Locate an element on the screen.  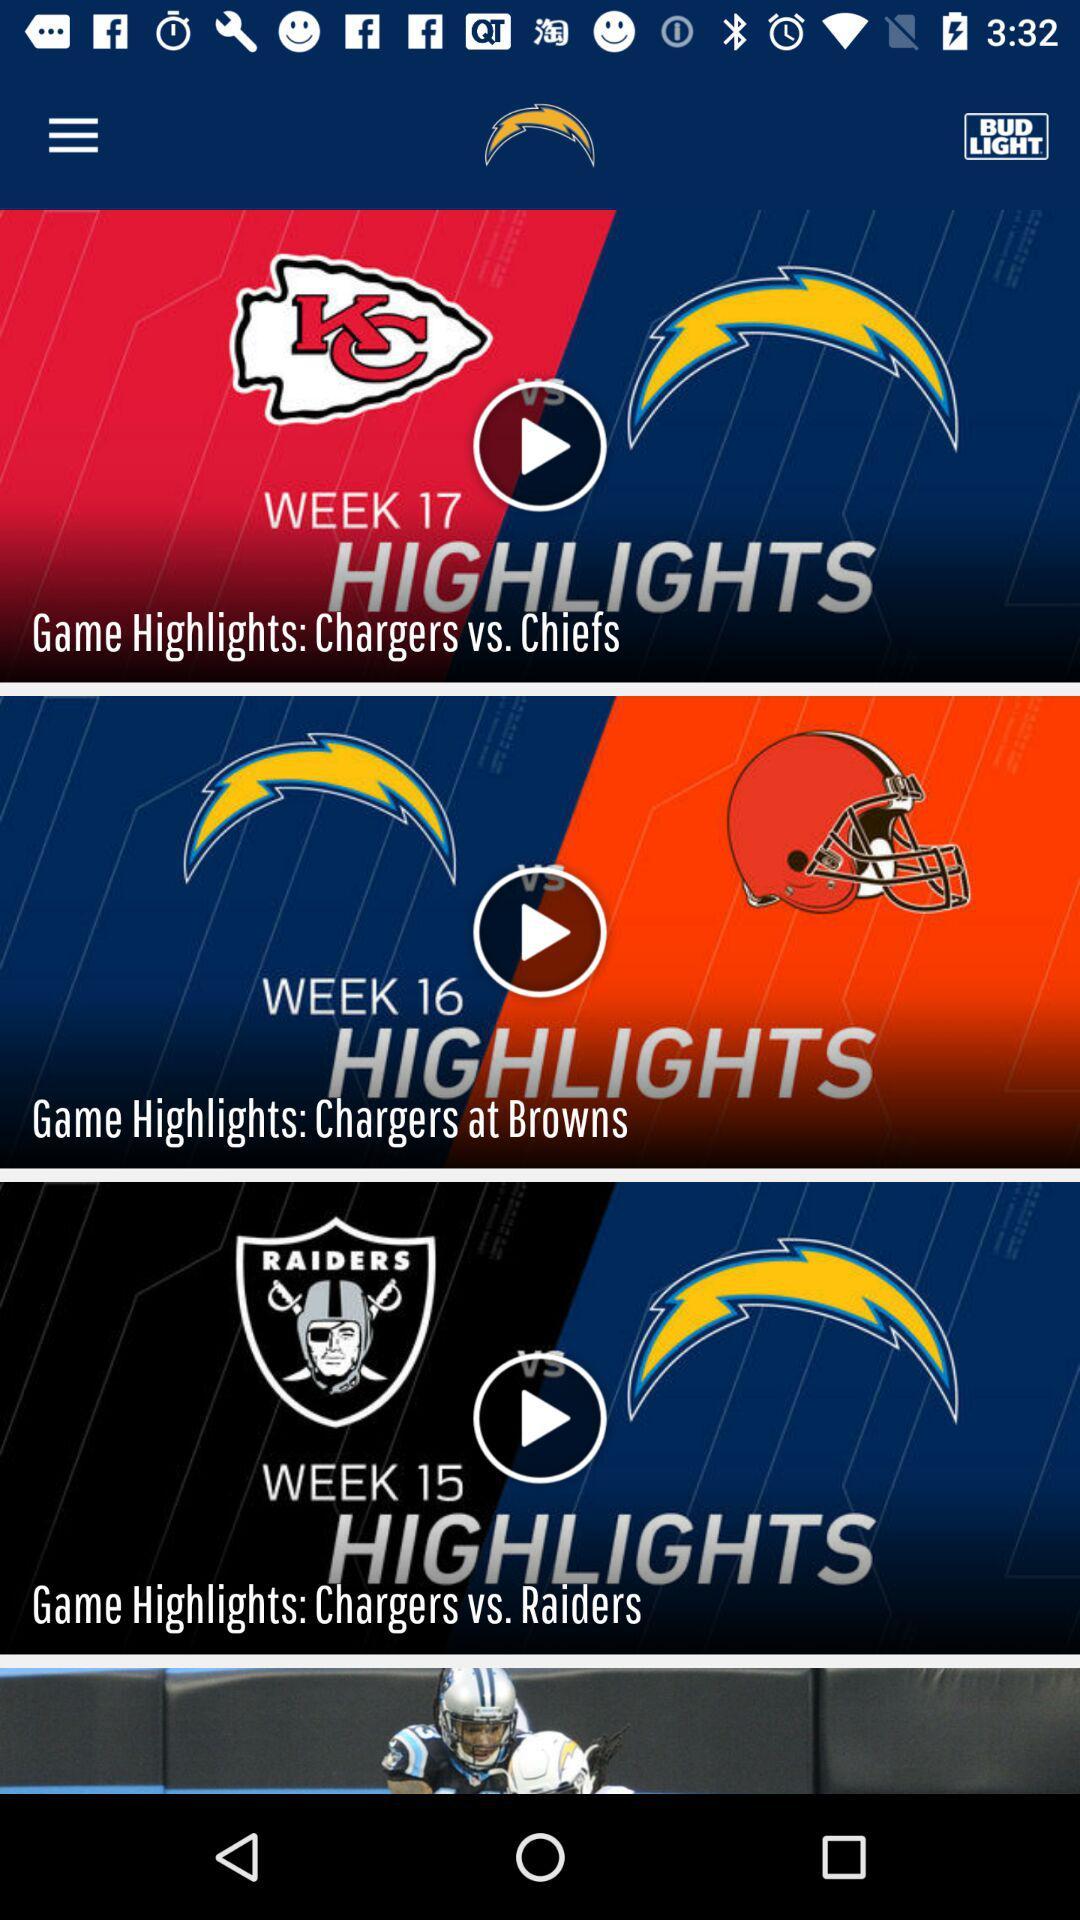
icon at the top left corner is located at coordinates (72, 135).